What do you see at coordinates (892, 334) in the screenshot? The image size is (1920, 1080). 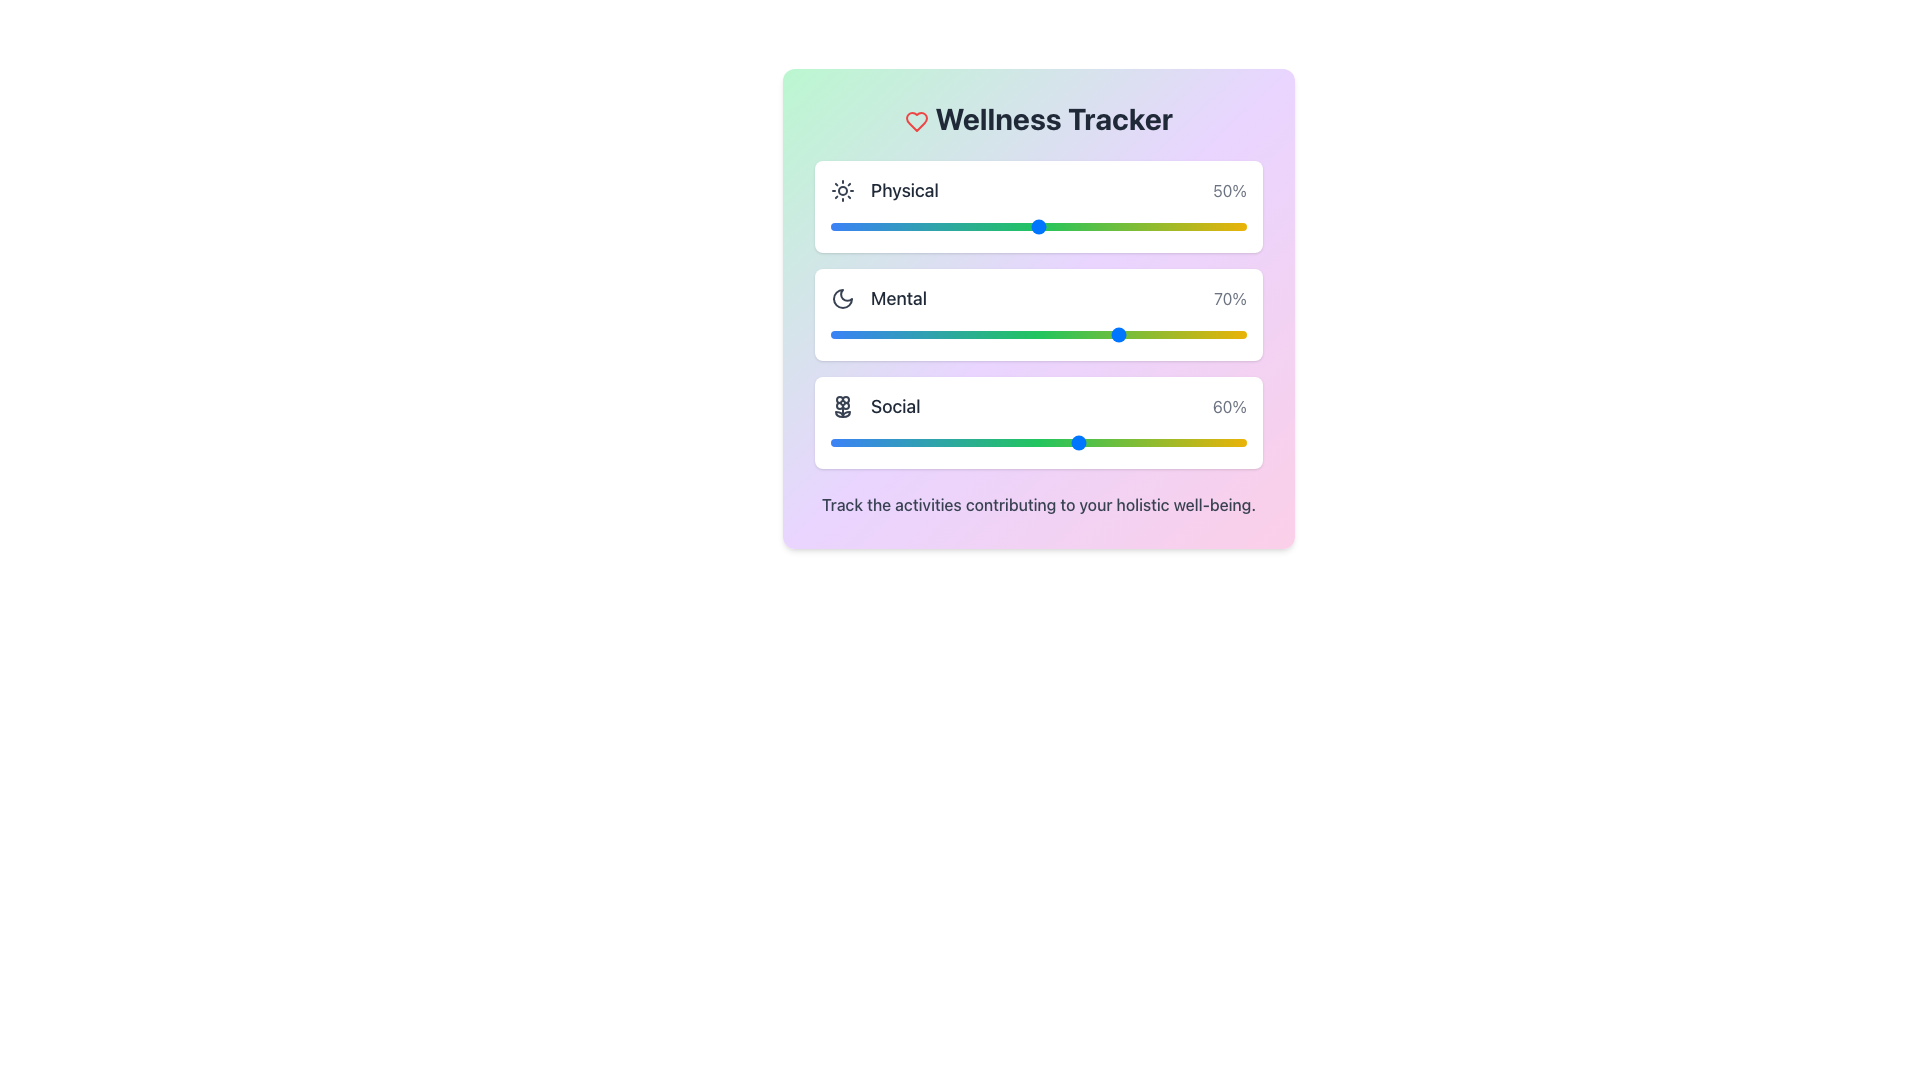 I see `the mental health value` at bounding box center [892, 334].